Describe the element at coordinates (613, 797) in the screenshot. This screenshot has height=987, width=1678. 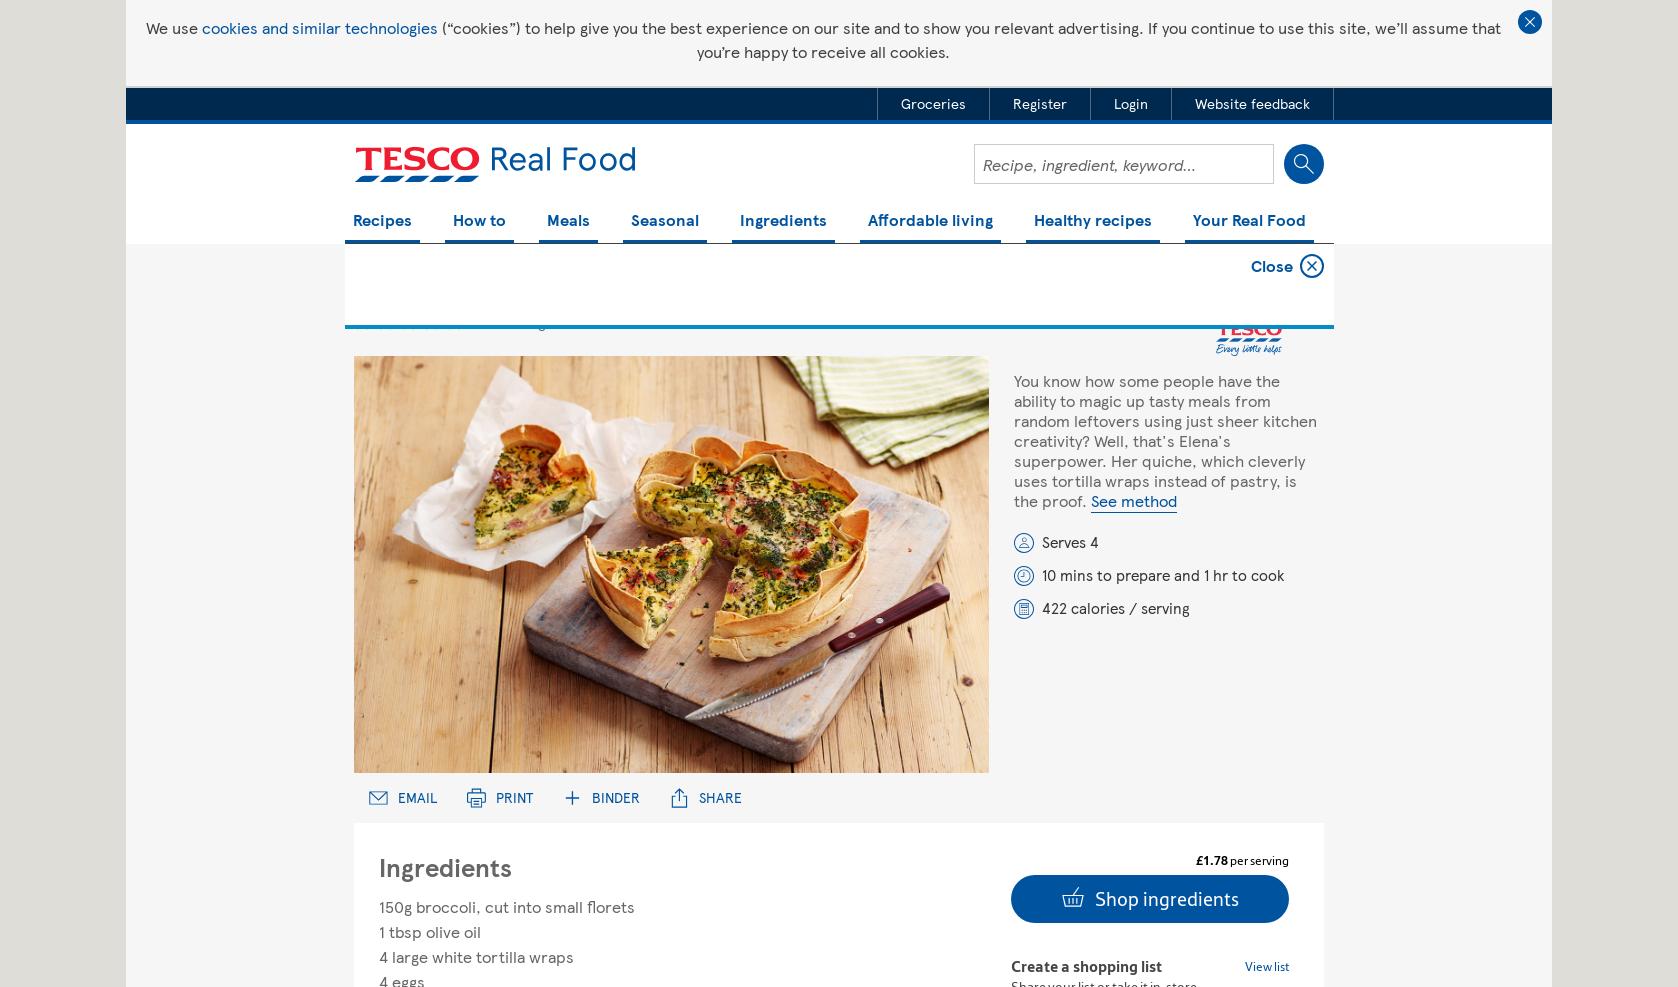
I see `'Binder'` at that location.